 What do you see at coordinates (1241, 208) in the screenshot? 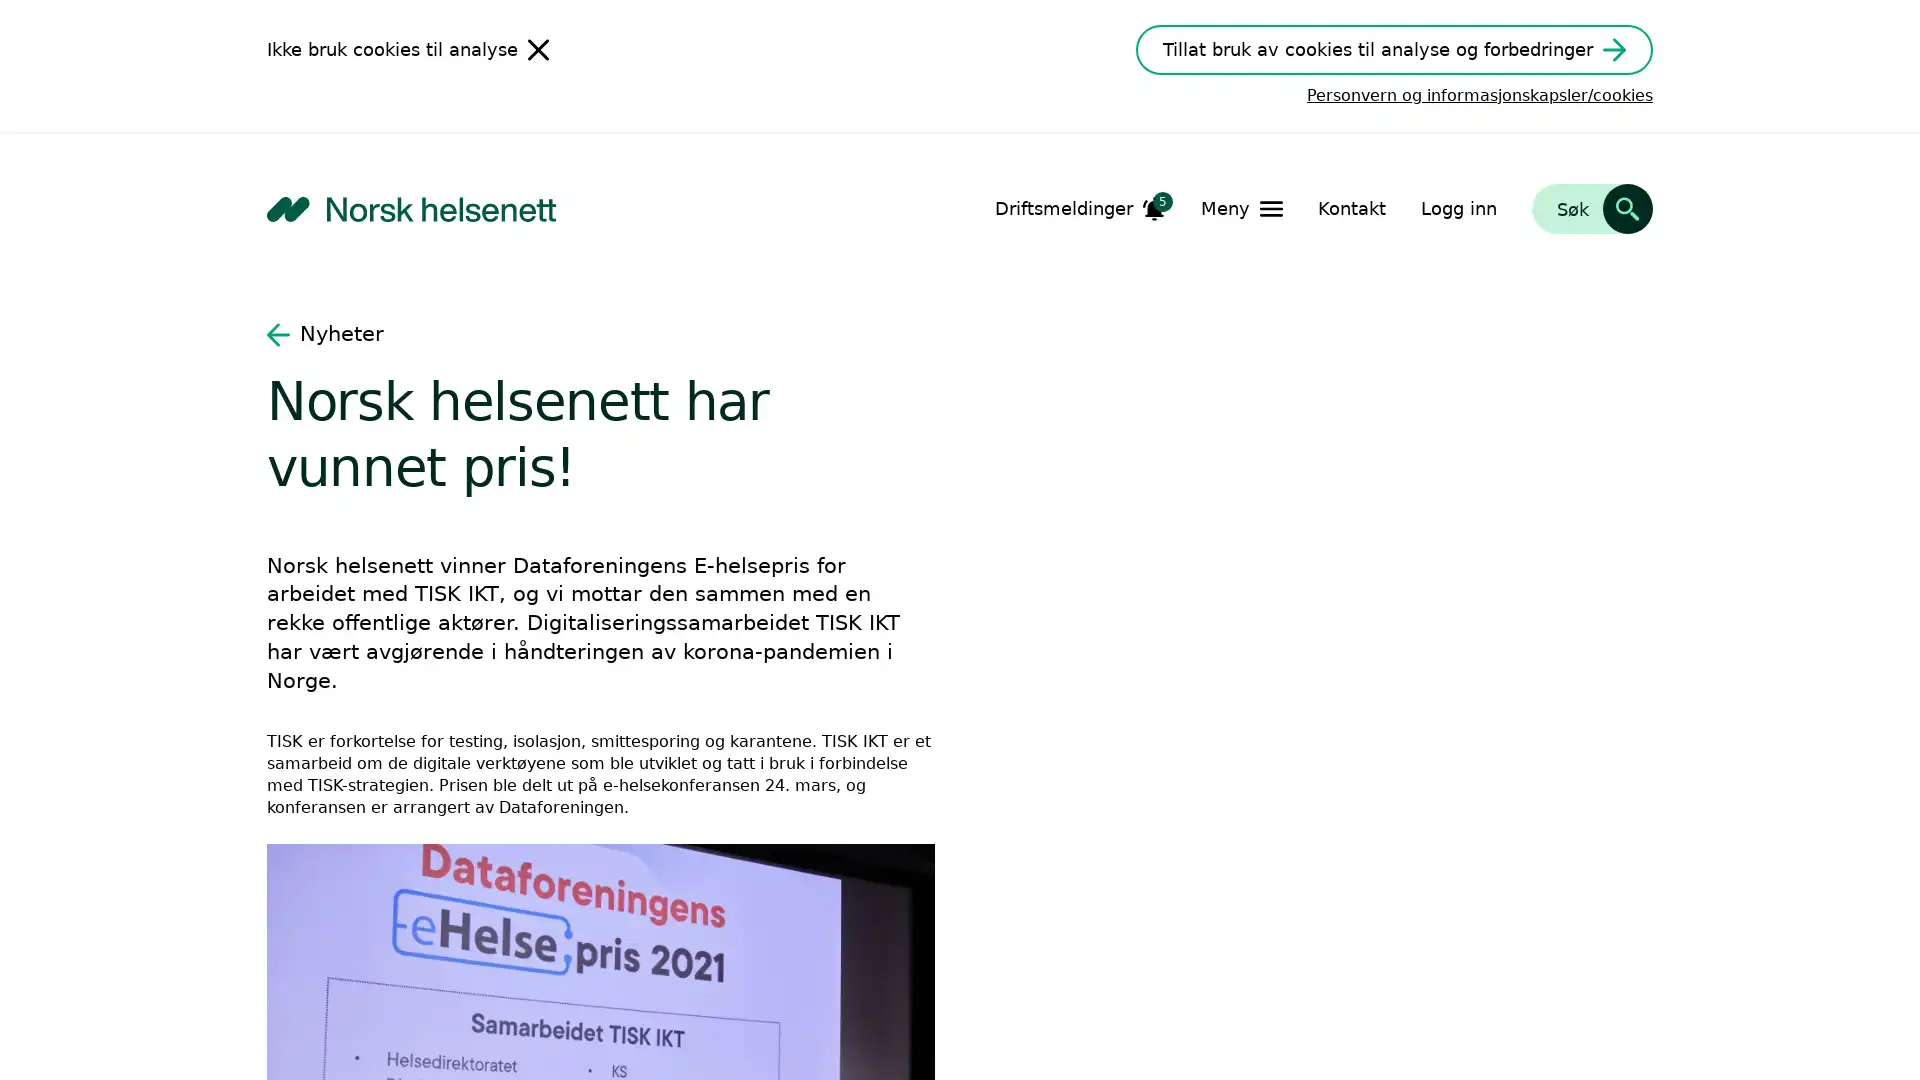
I see `Apne Meny` at bounding box center [1241, 208].